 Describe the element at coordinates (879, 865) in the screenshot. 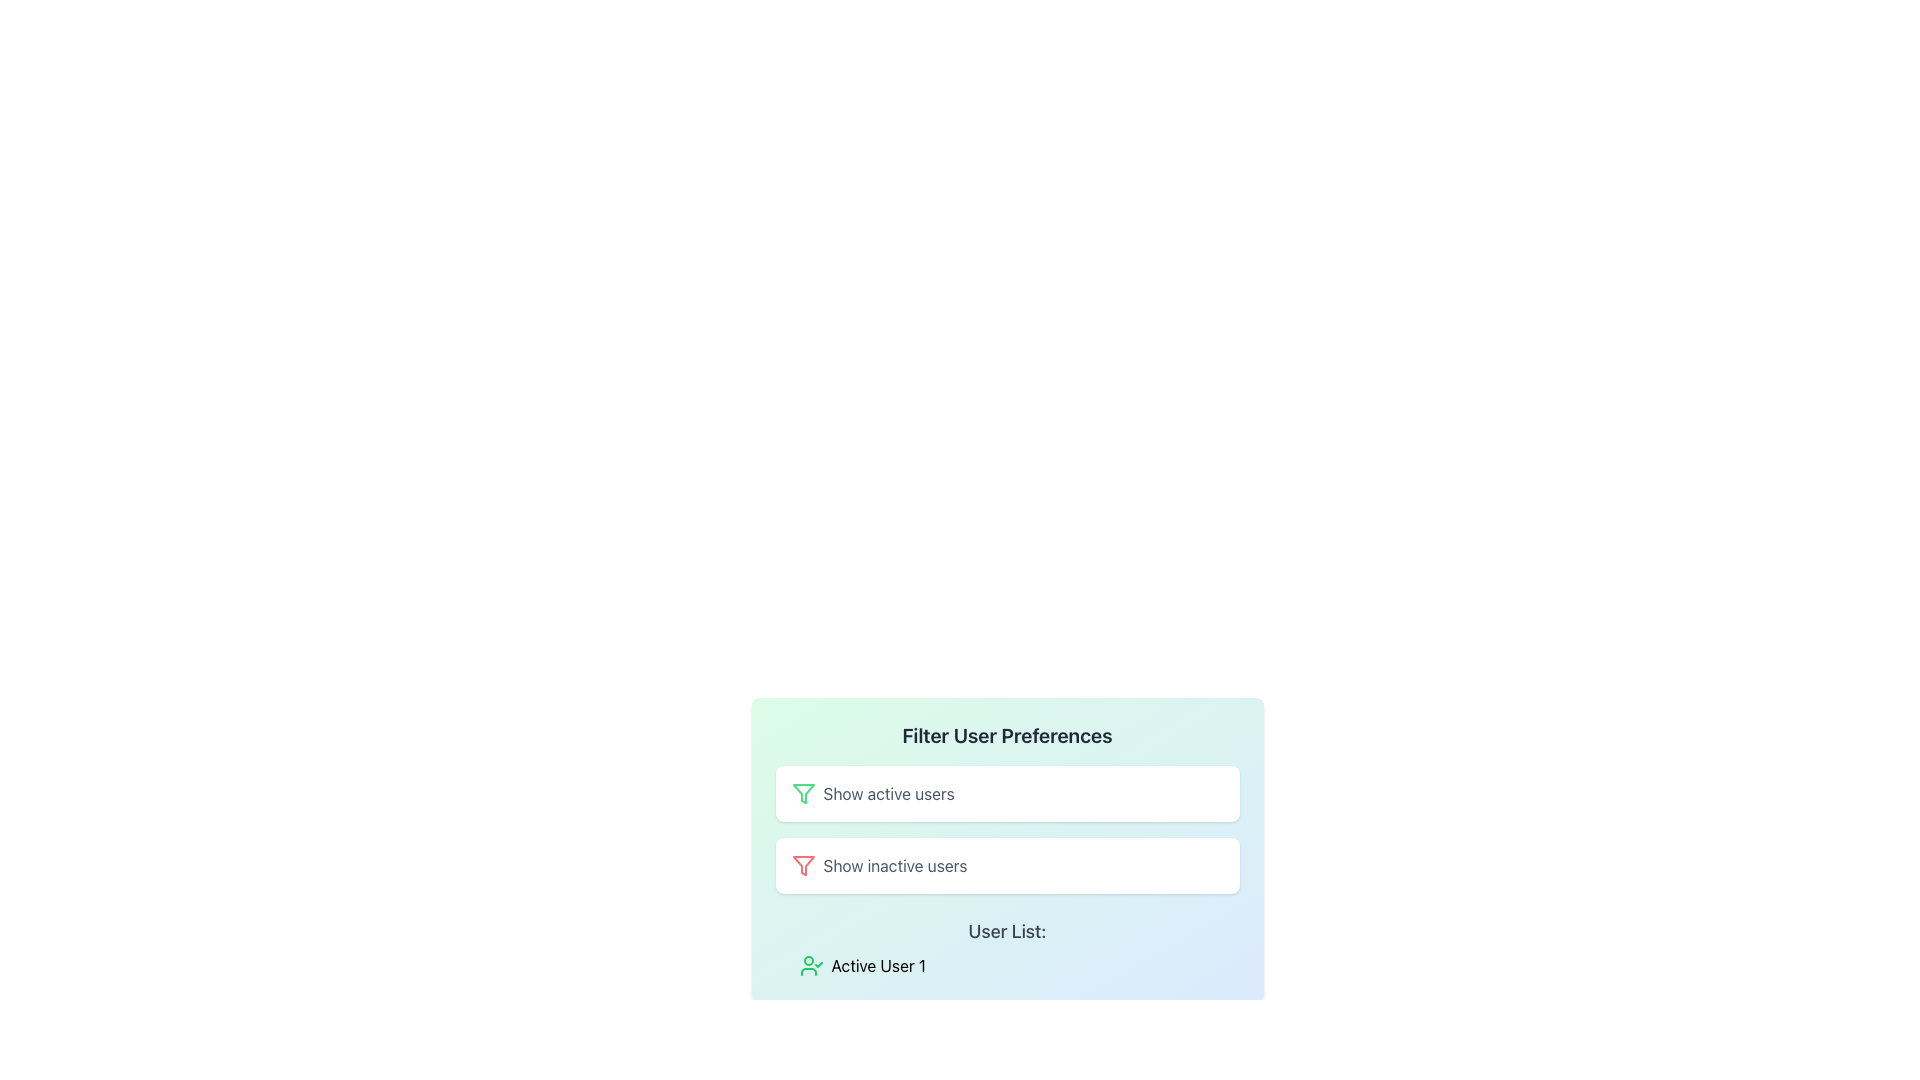

I see `the inactive user filter toggle text, which is located in the second row below the 'Show active users' filter option and has a red icon on the left` at that location.